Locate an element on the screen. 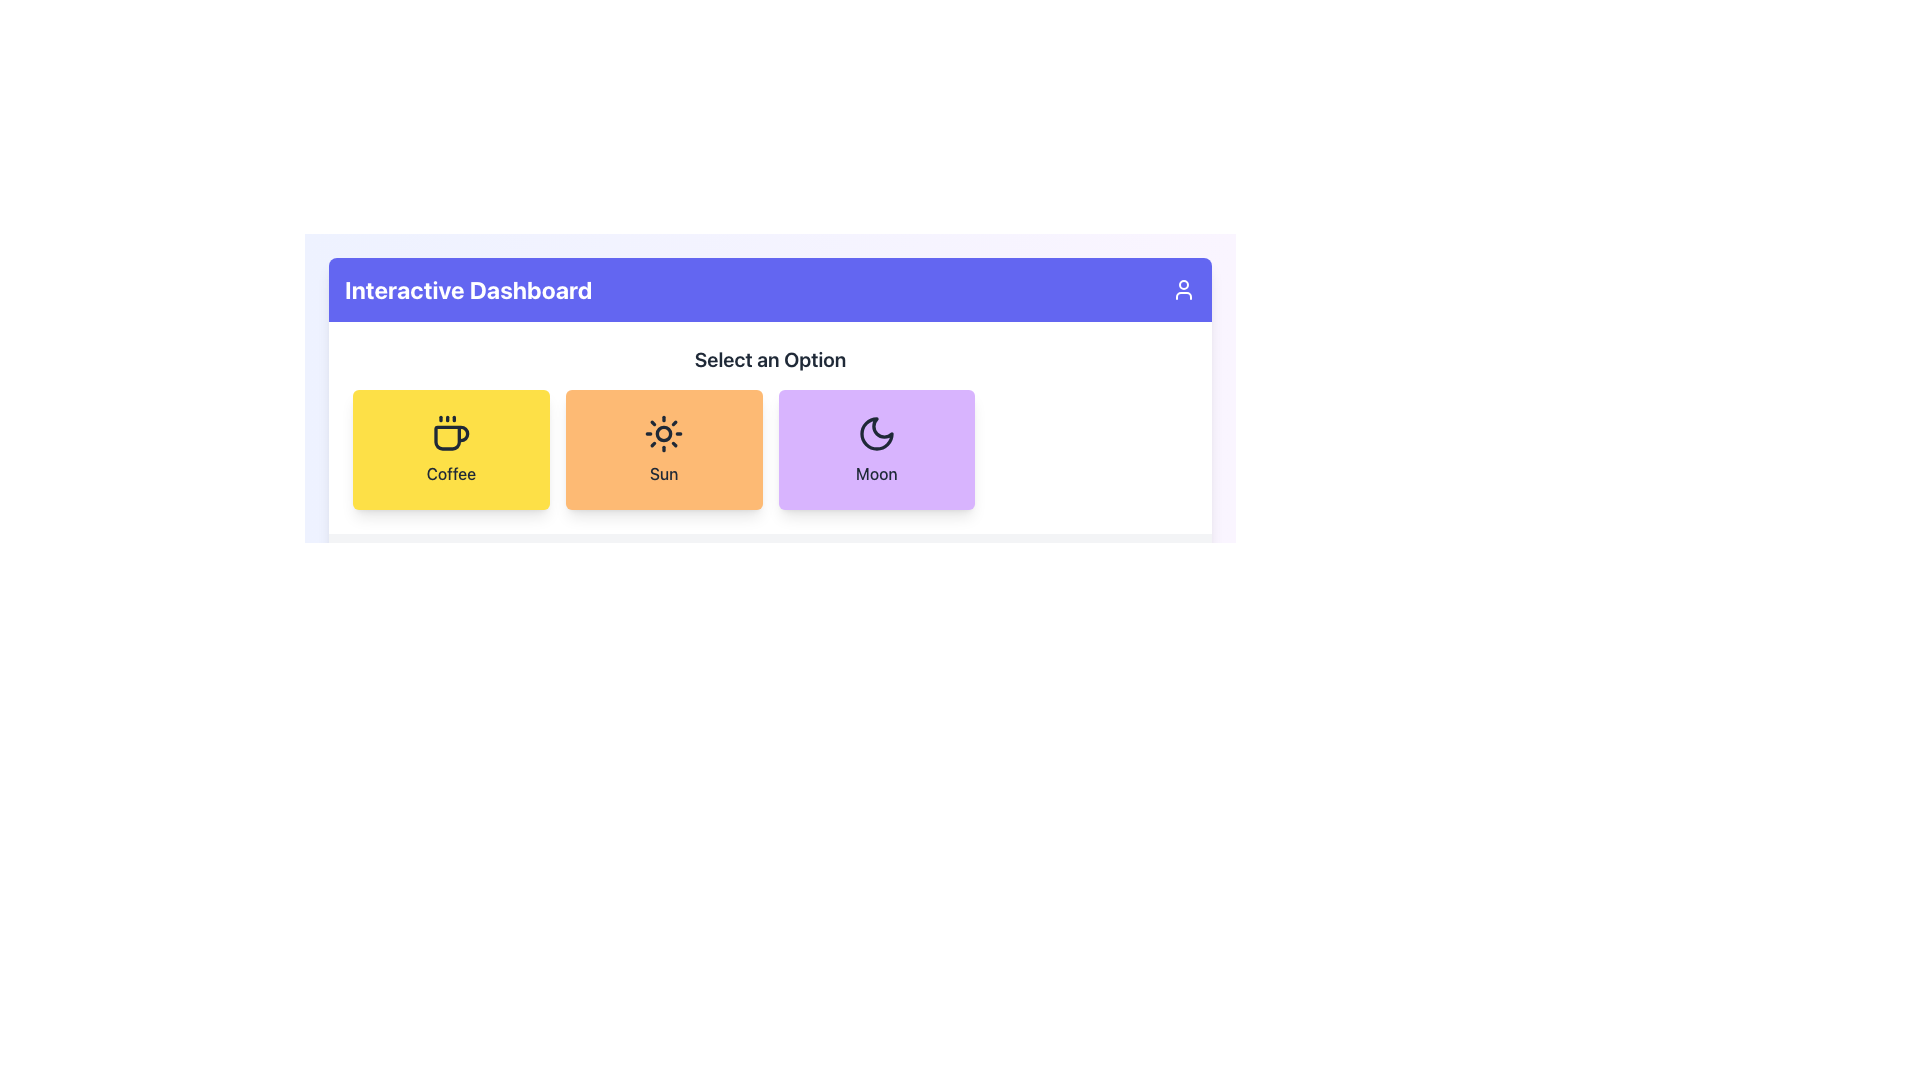 Image resolution: width=1920 pixels, height=1080 pixels. the moon-shaped SVG icon located within the purple rectangular card that contains the text 'Moon' below it, which is the third card in a group of three under the heading 'Select an Option' is located at coordinates (876, 433).